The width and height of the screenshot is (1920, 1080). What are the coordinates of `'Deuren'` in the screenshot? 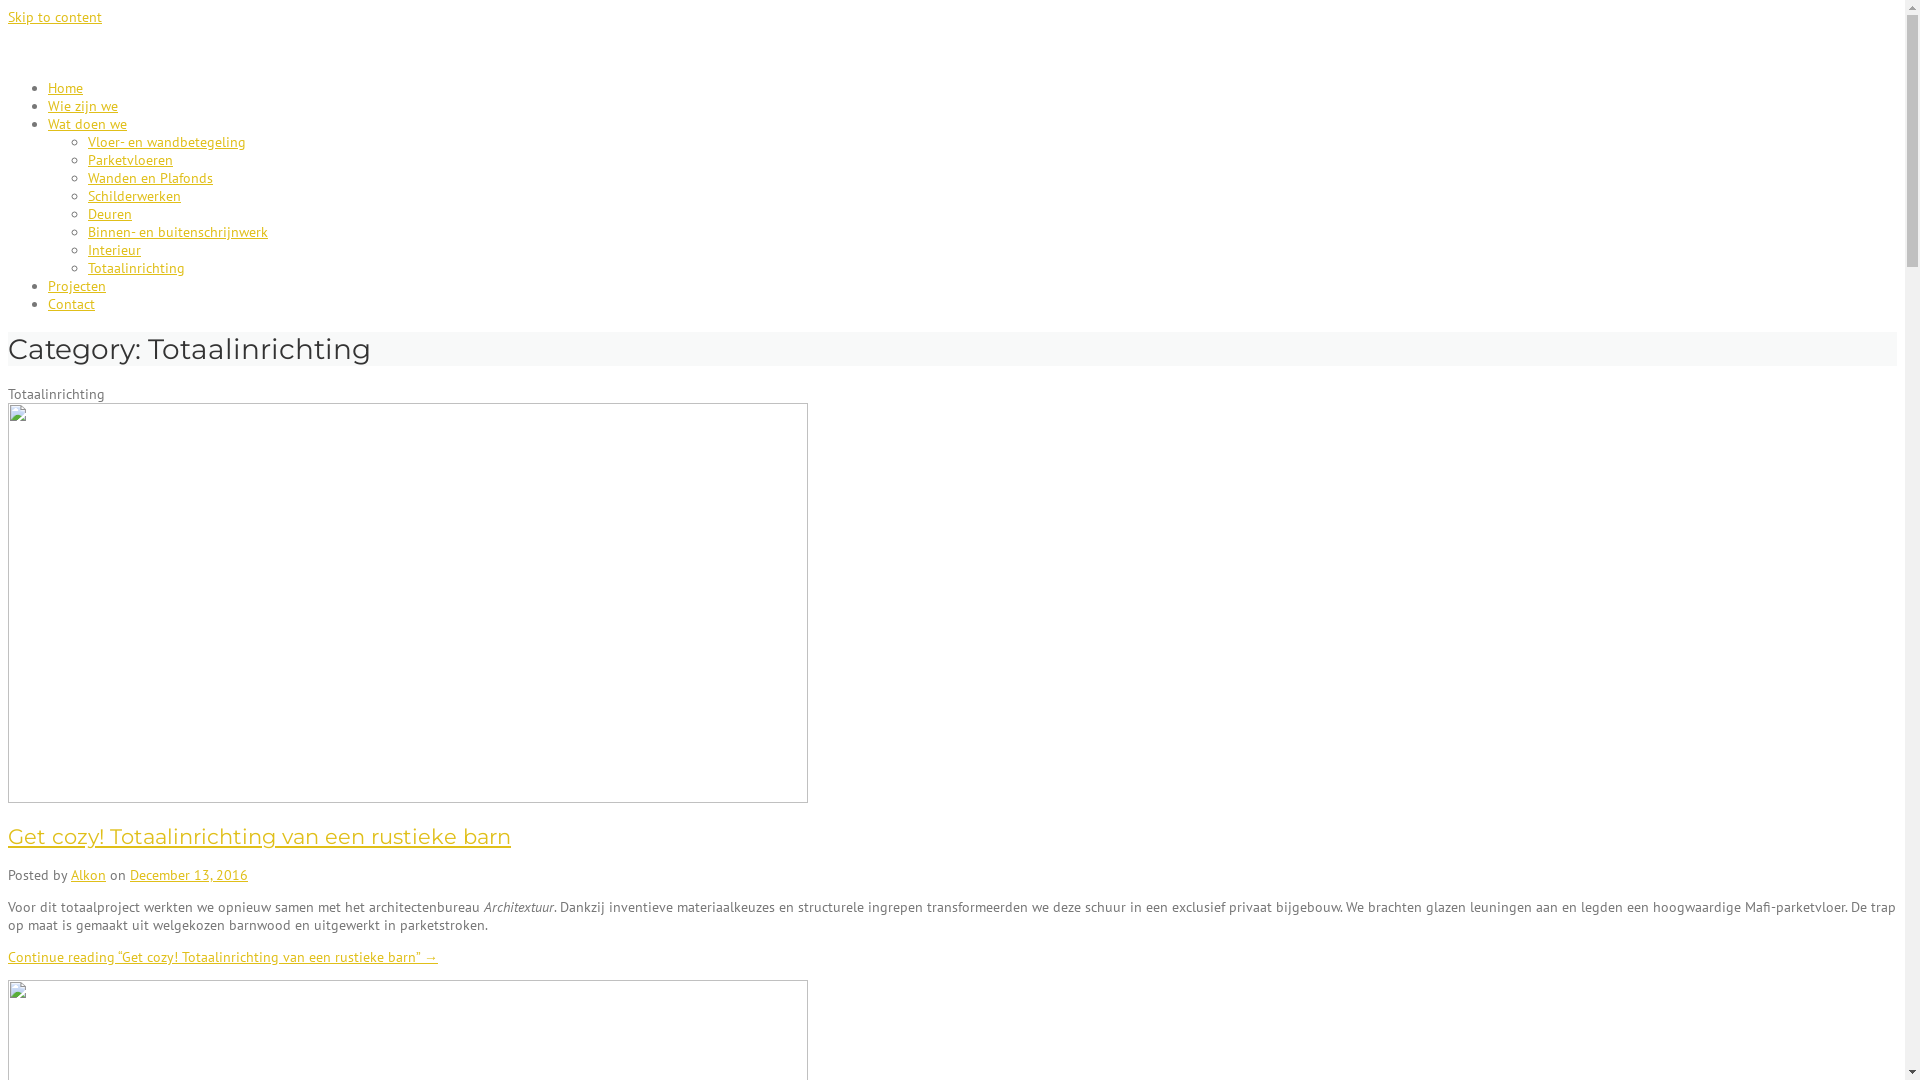 It's located at (109, 213).